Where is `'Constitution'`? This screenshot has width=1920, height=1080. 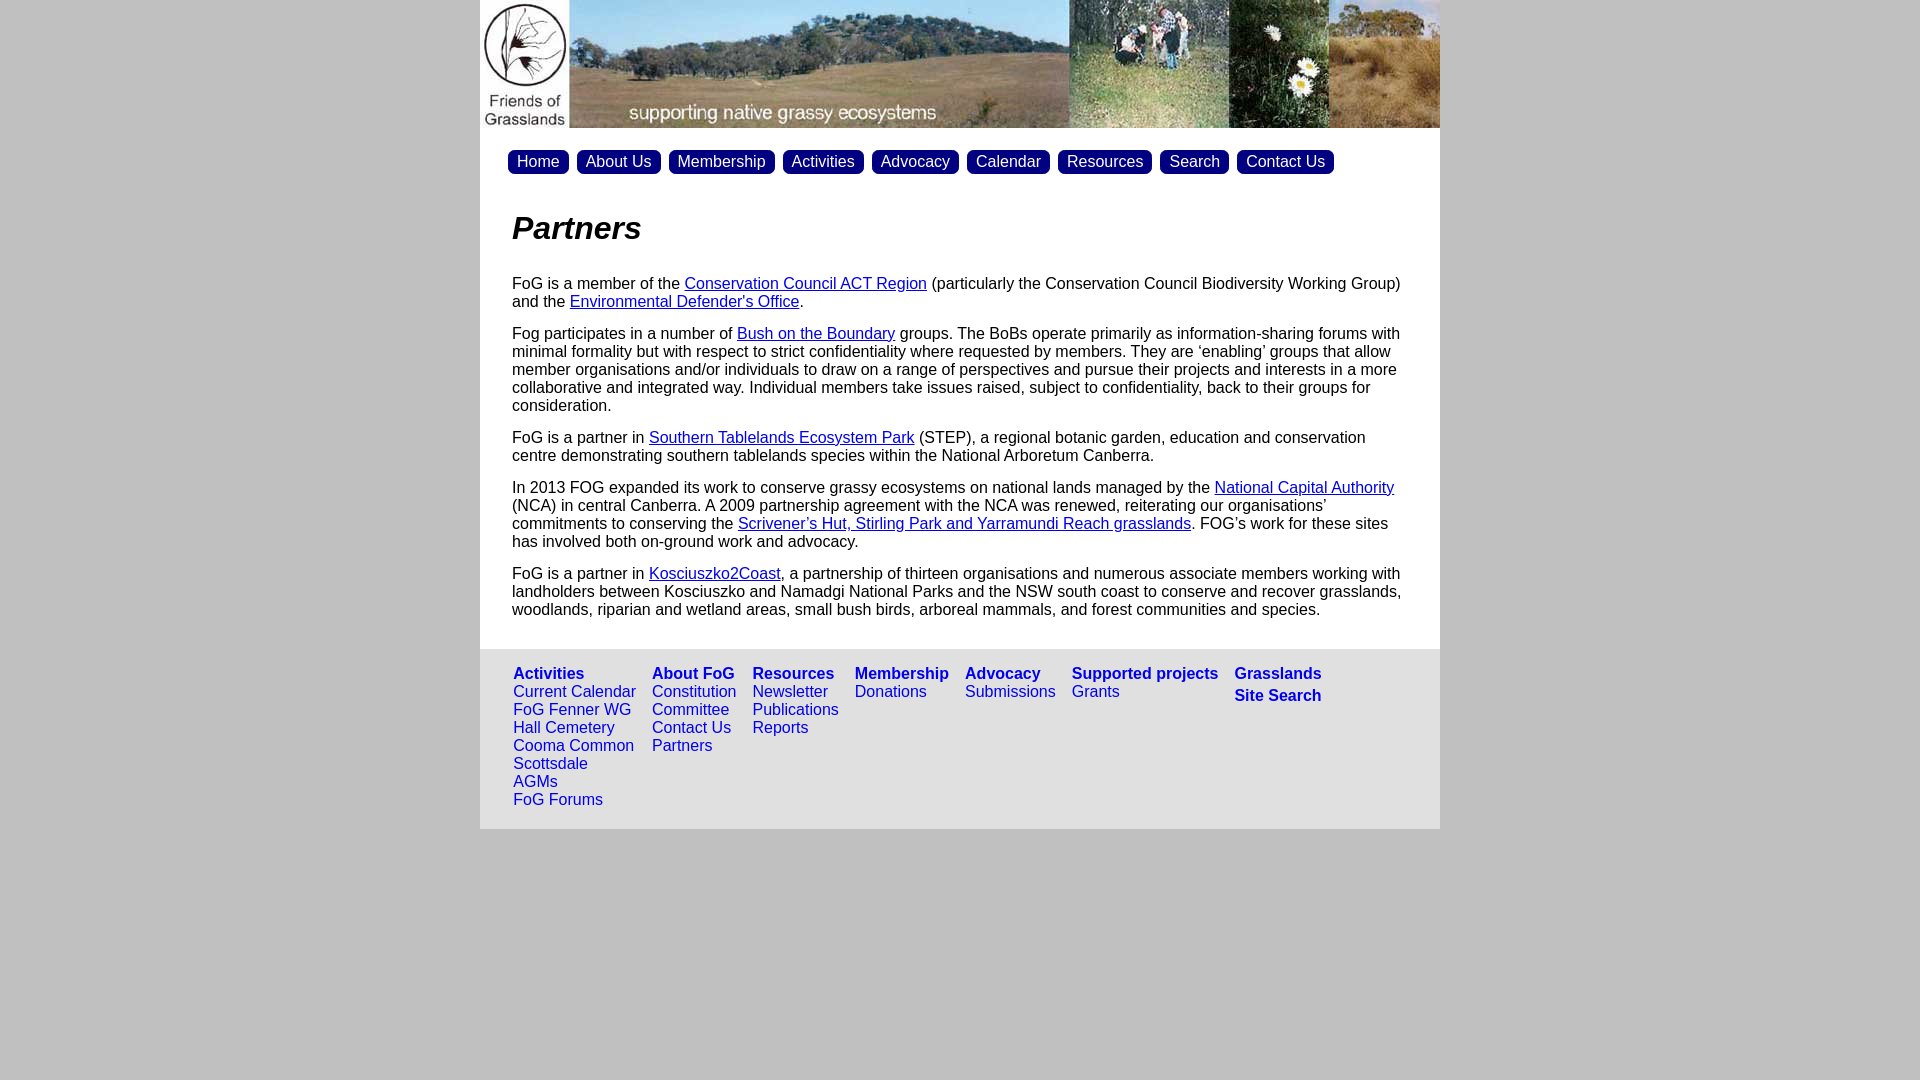
'Constitution' is located at coordinates (694, 690).